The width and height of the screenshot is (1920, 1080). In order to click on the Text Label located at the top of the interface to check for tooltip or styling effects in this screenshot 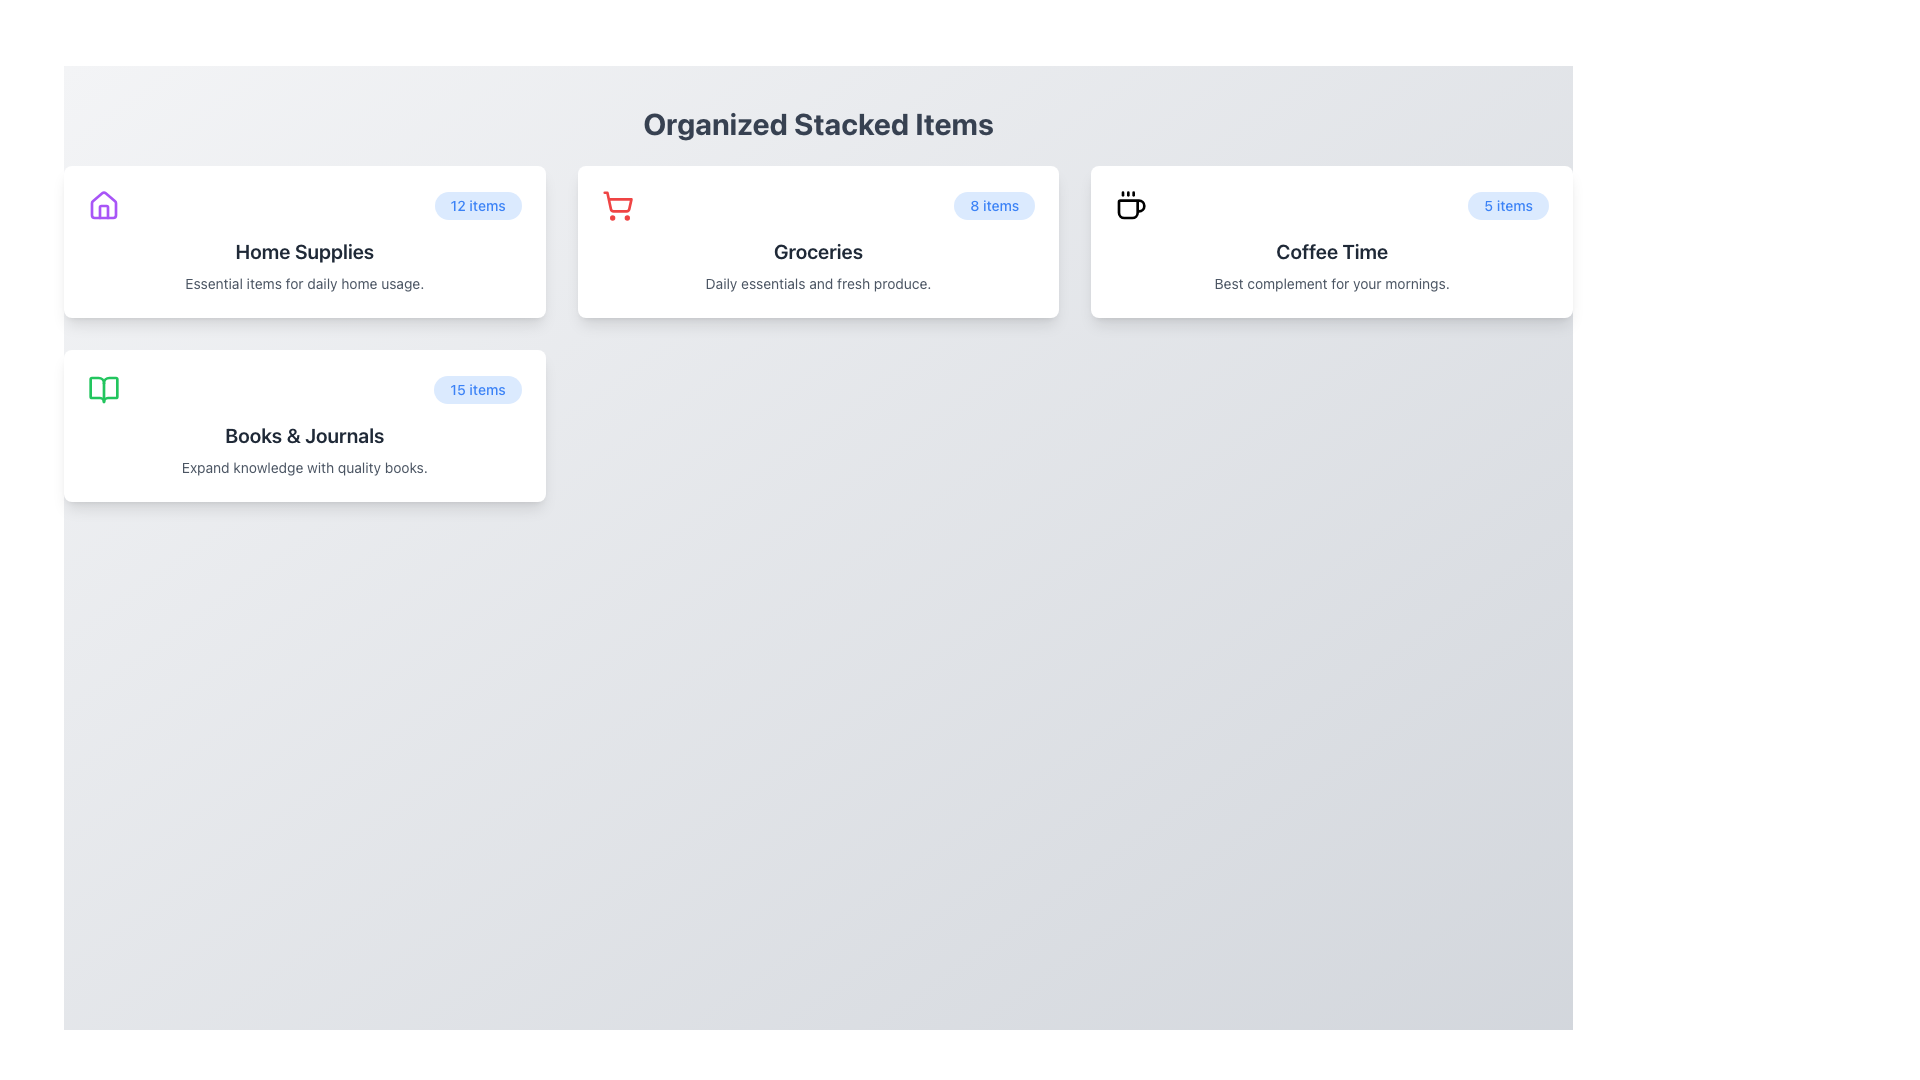, I will do `click(818, 123)`.